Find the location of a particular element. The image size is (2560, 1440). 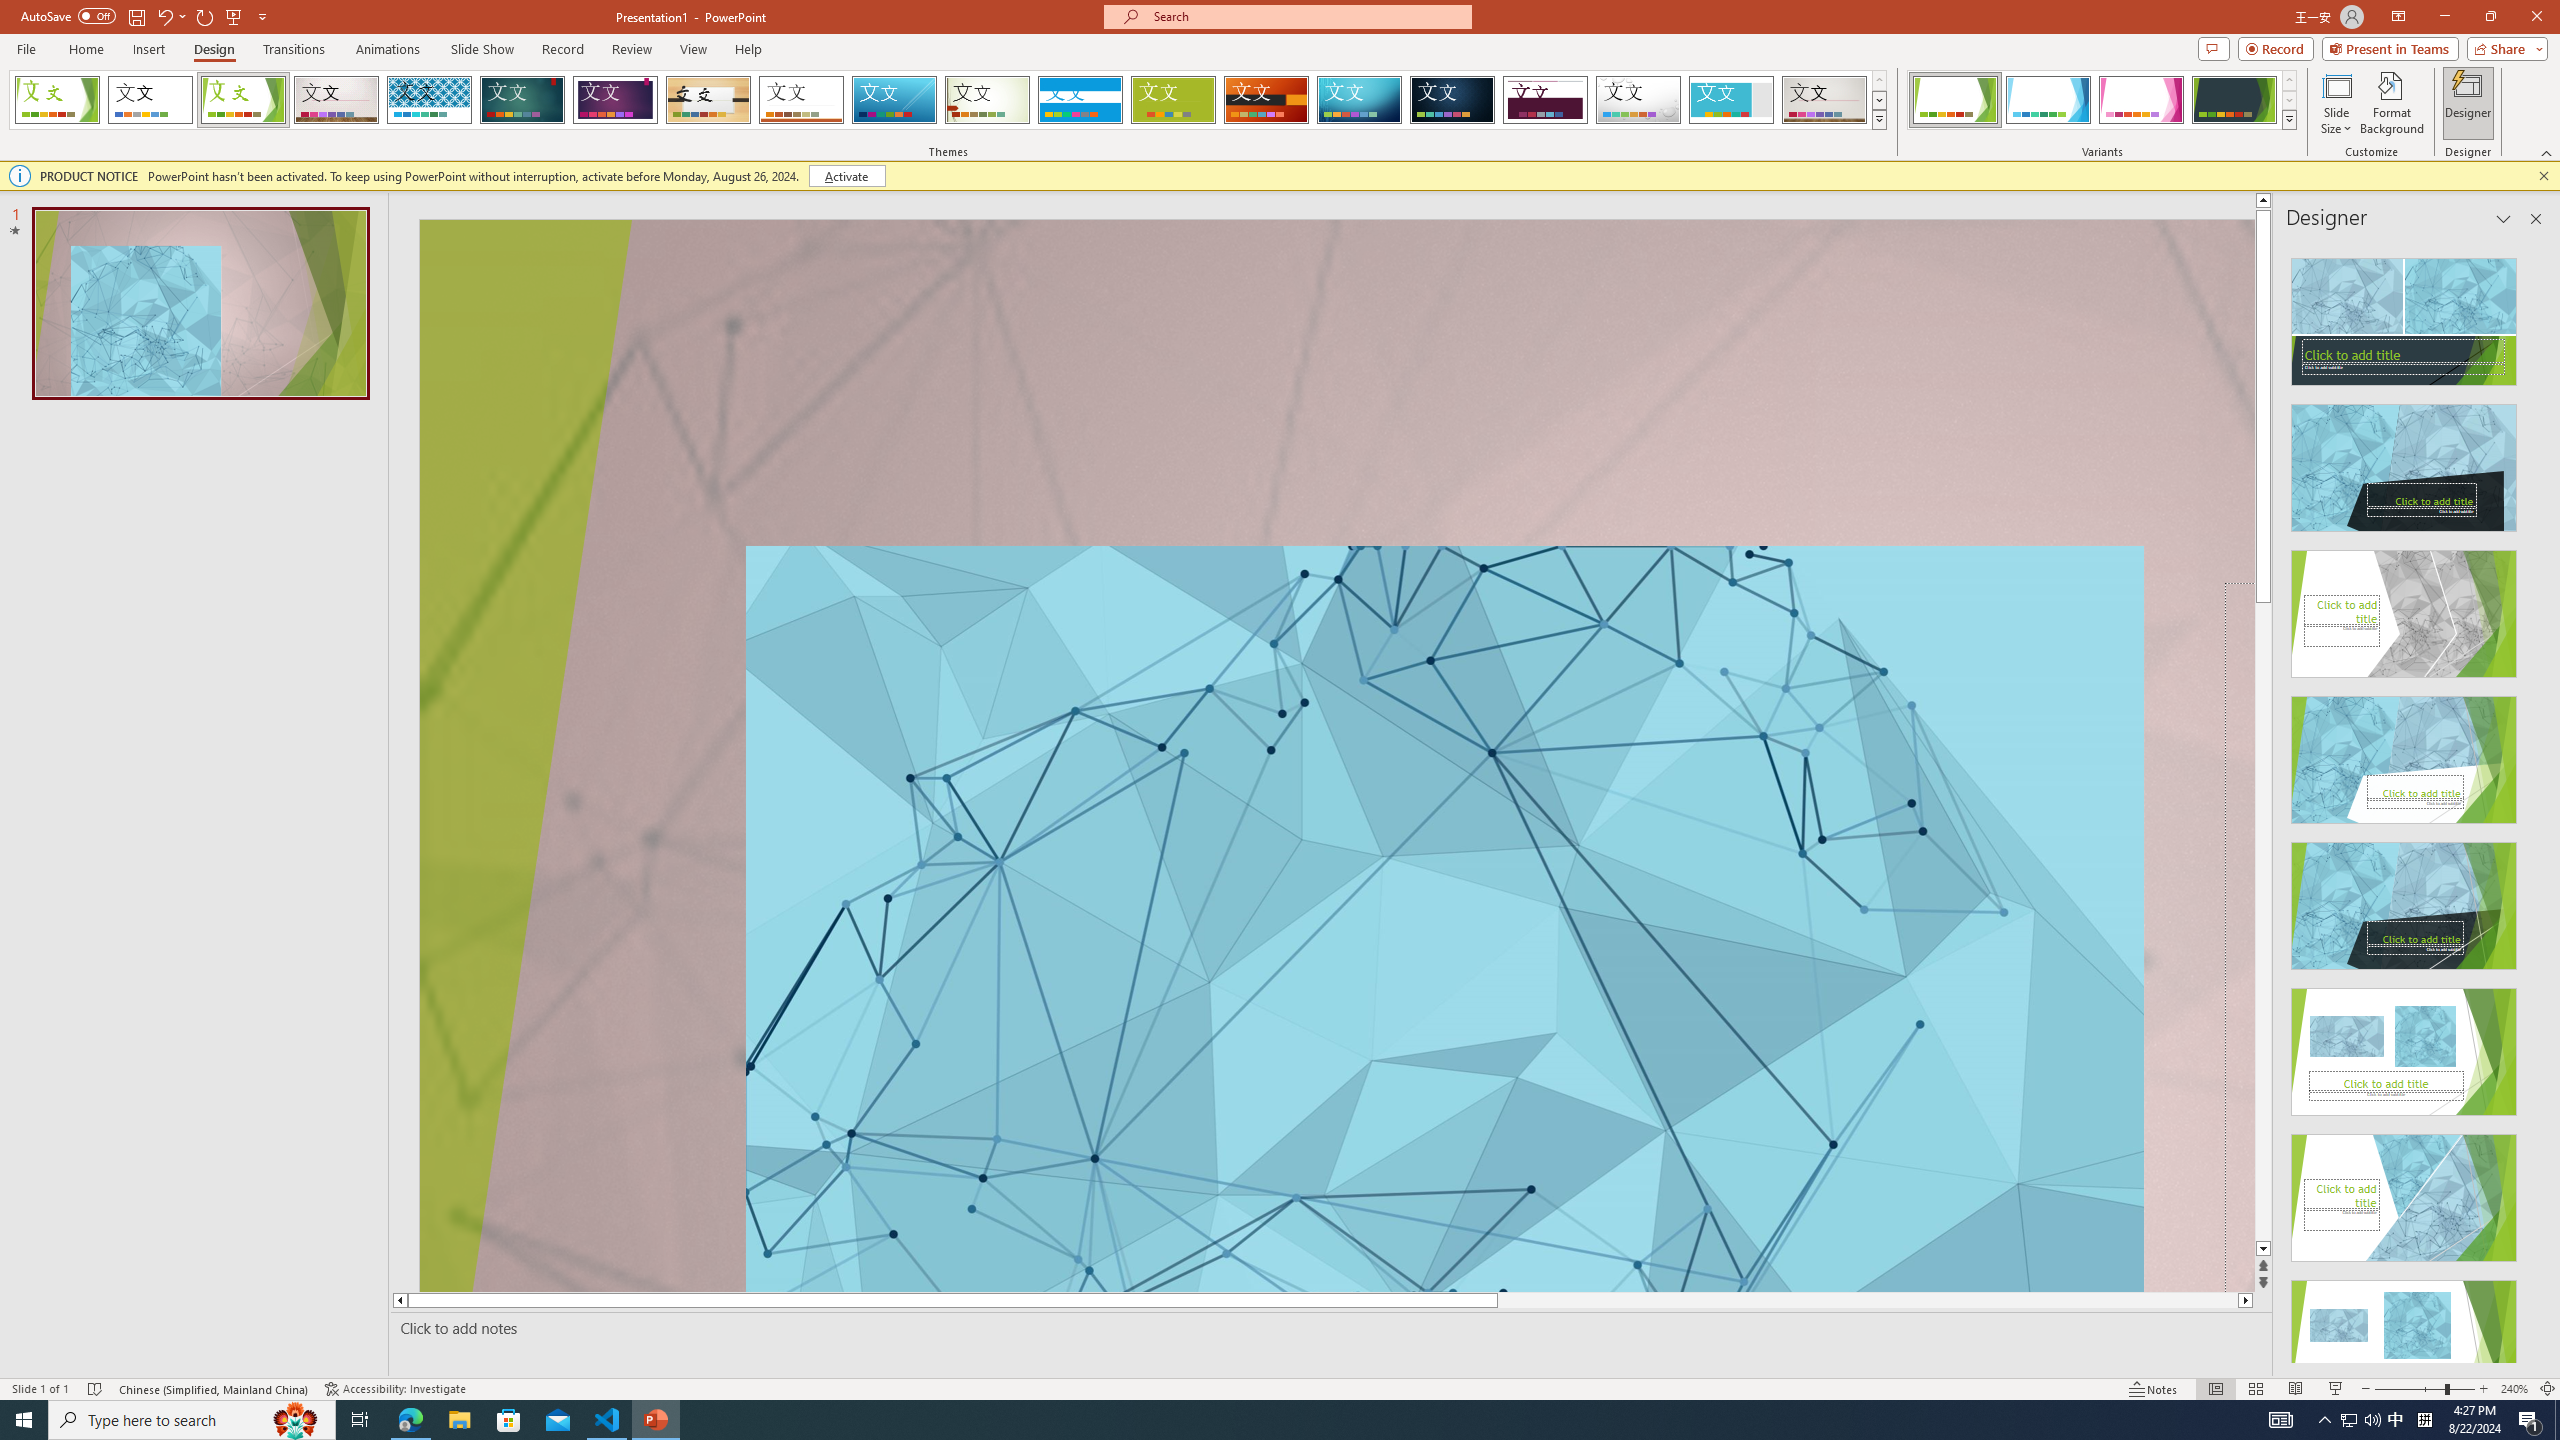

'Themes' is located at coordinates (1879, 118).